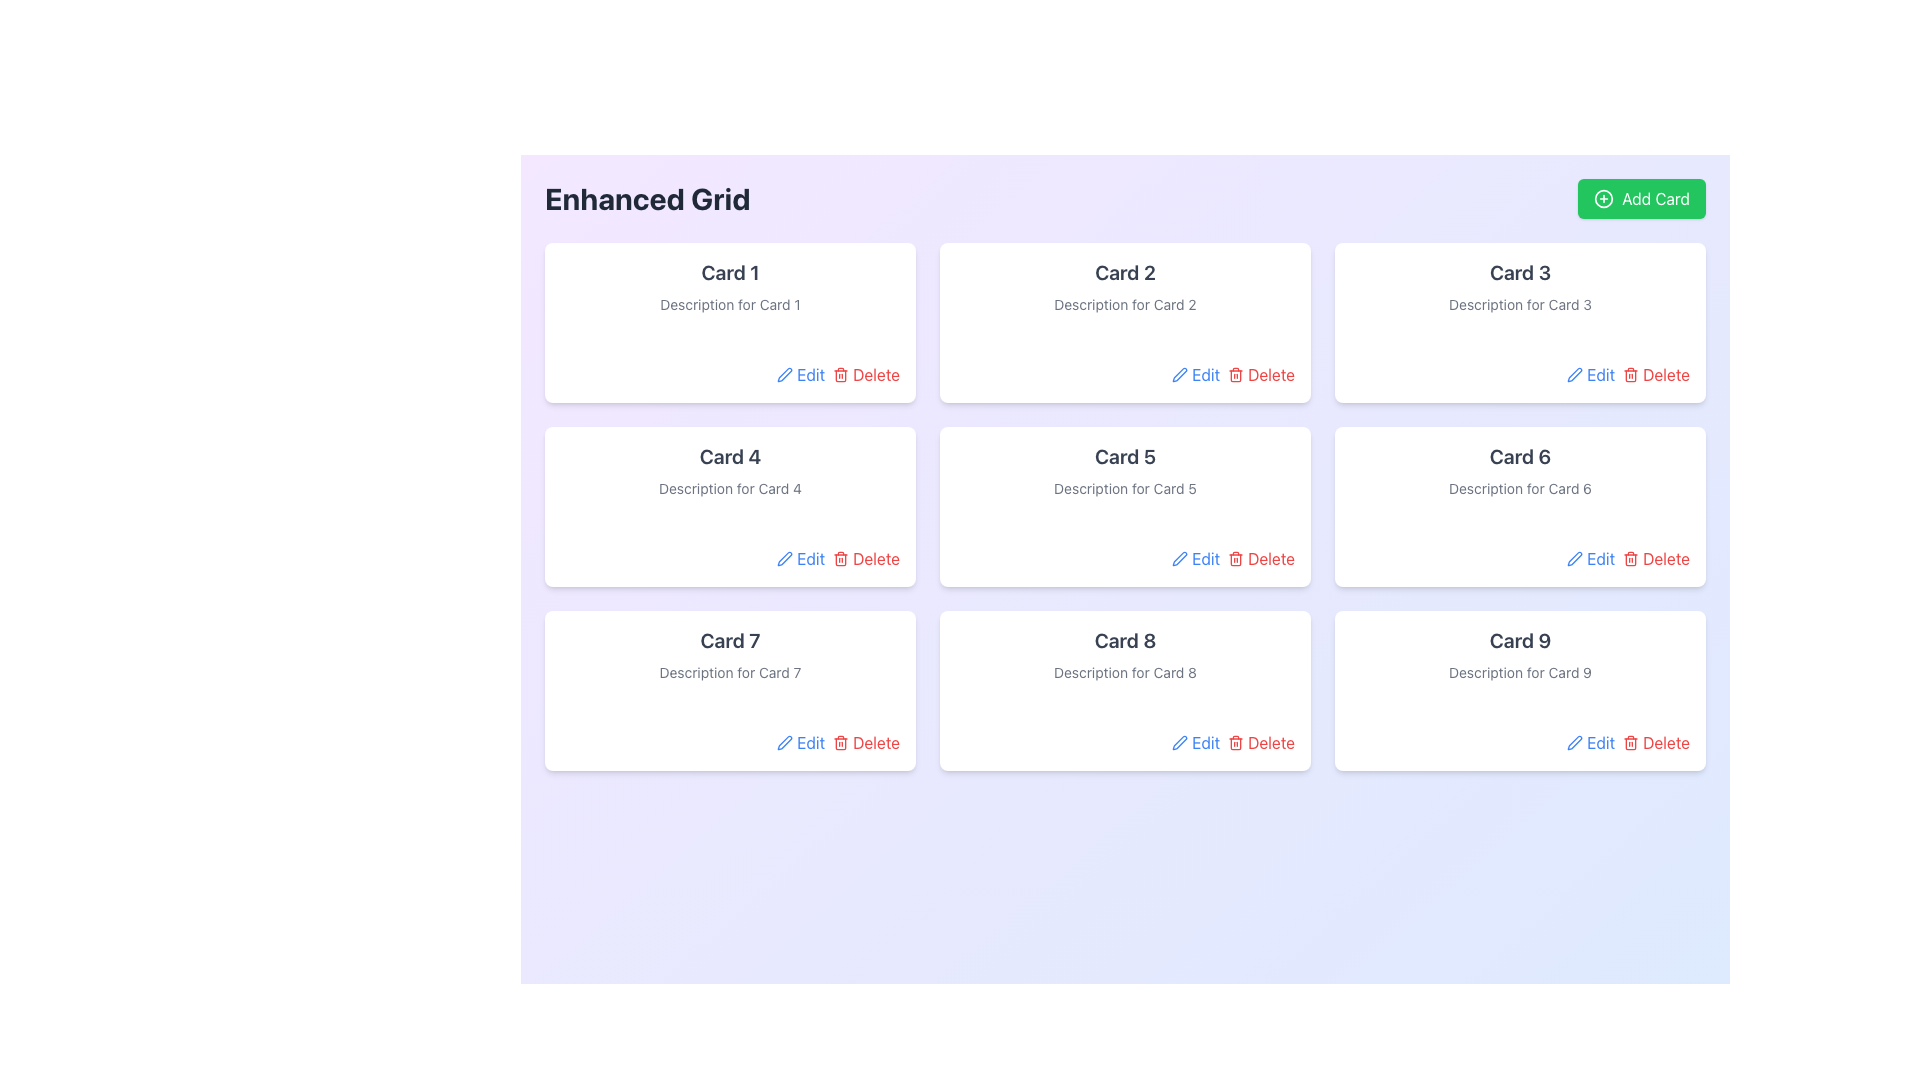 Image resolution: width=1920 pixels, height=1080 pixels. I want to click on the SVG Icon that signifies an addition action, located on the top-right corner of the page within the green 'Add Card' button, so click(1603, 199).